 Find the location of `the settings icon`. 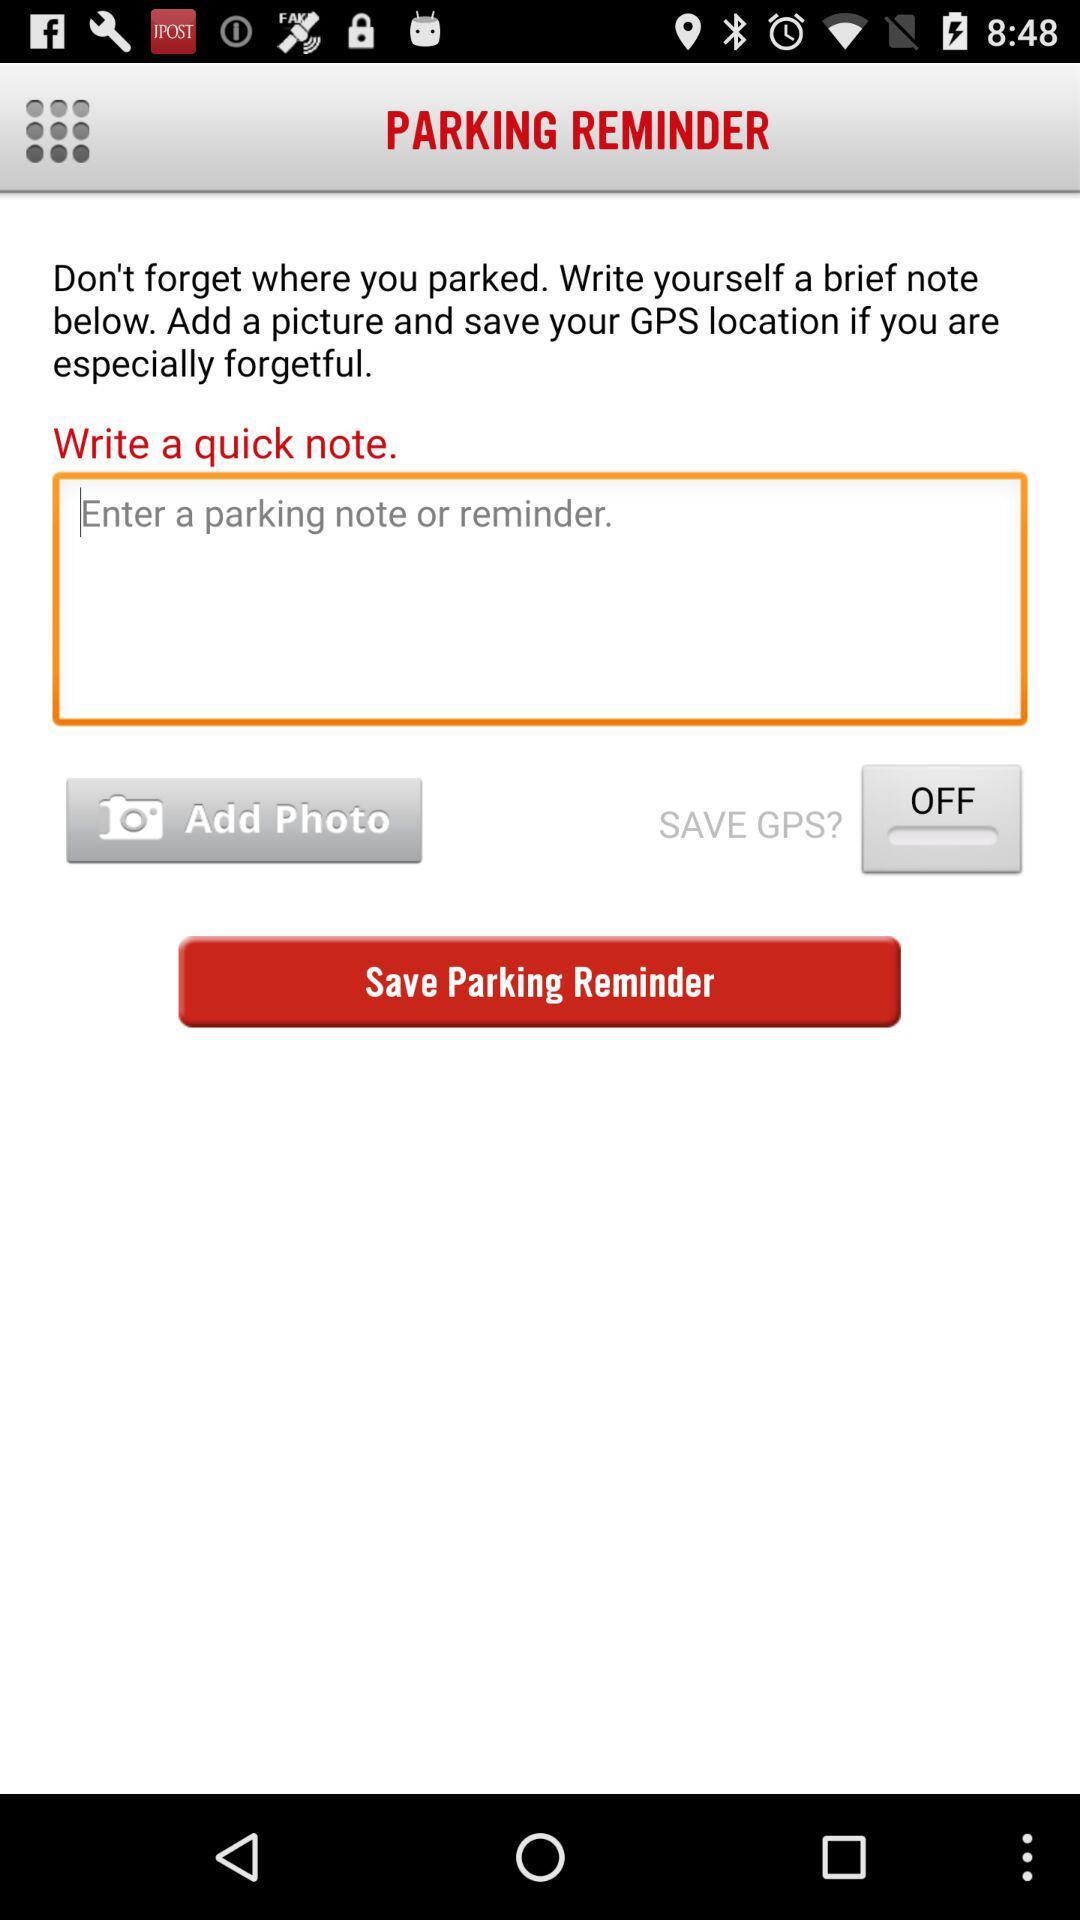

the settings icon is located at coordinates (56, 139).